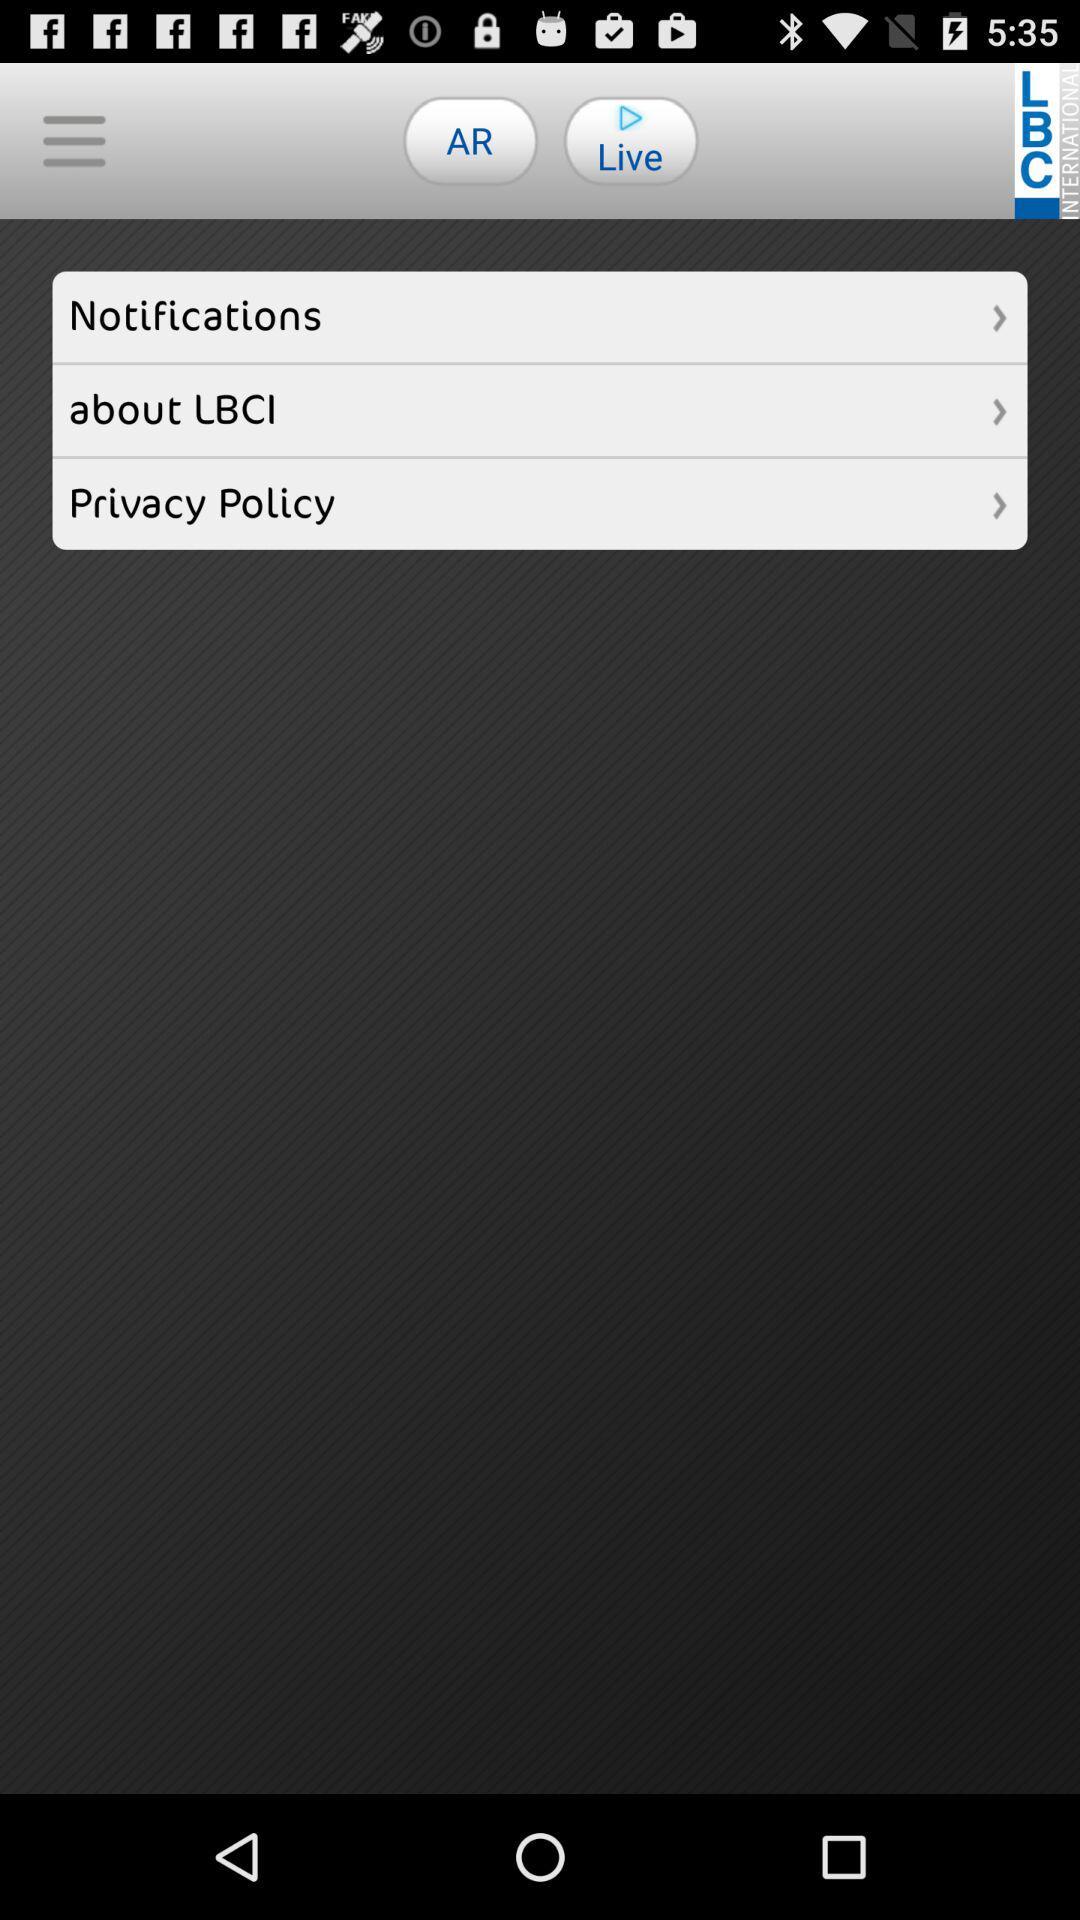  Describe the element at coordinates (72, 139) in the screenshot. I see `the item to the left of the ar item` at that location.